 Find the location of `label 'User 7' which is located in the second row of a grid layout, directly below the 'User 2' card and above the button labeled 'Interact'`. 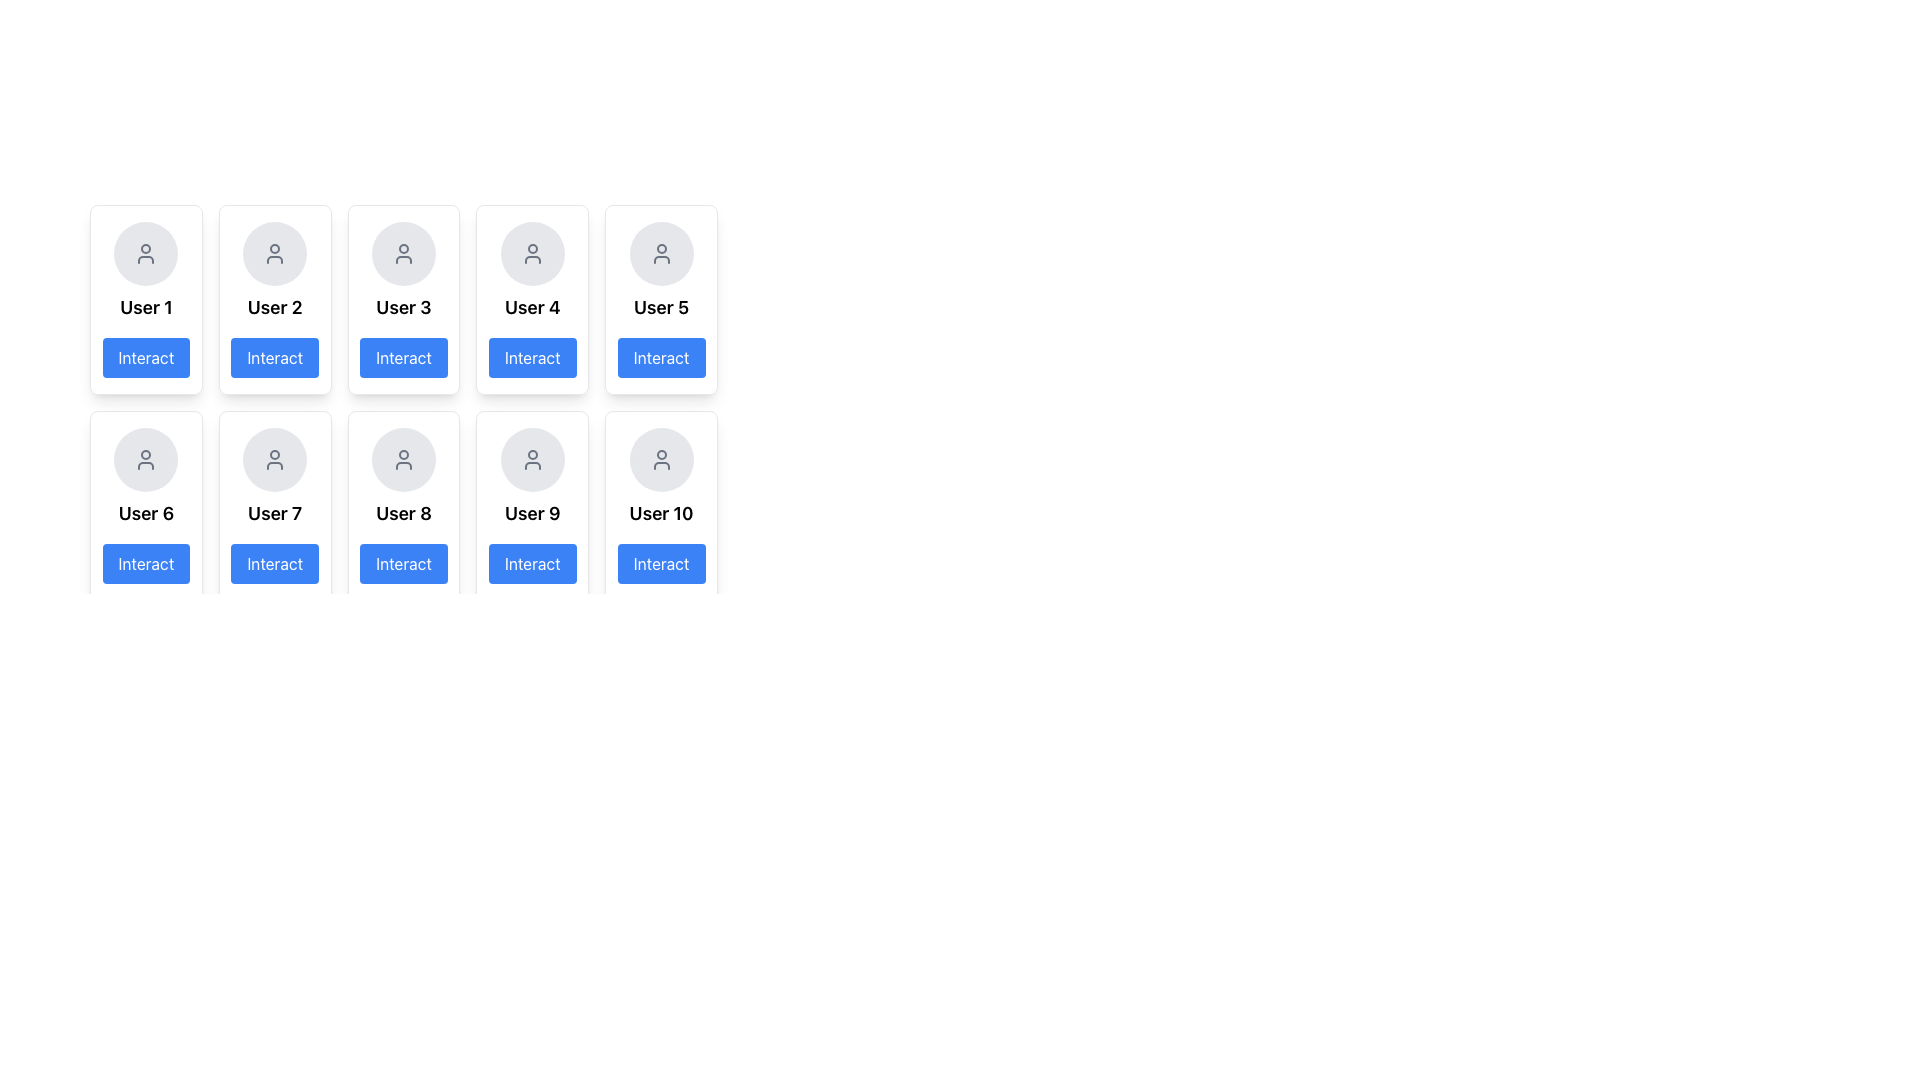

label 'User 7' which is located in the second row of a grid layout, directly below the 'User 2' card and above the button labeled 'Interact' is located at coordinates (274, 512).